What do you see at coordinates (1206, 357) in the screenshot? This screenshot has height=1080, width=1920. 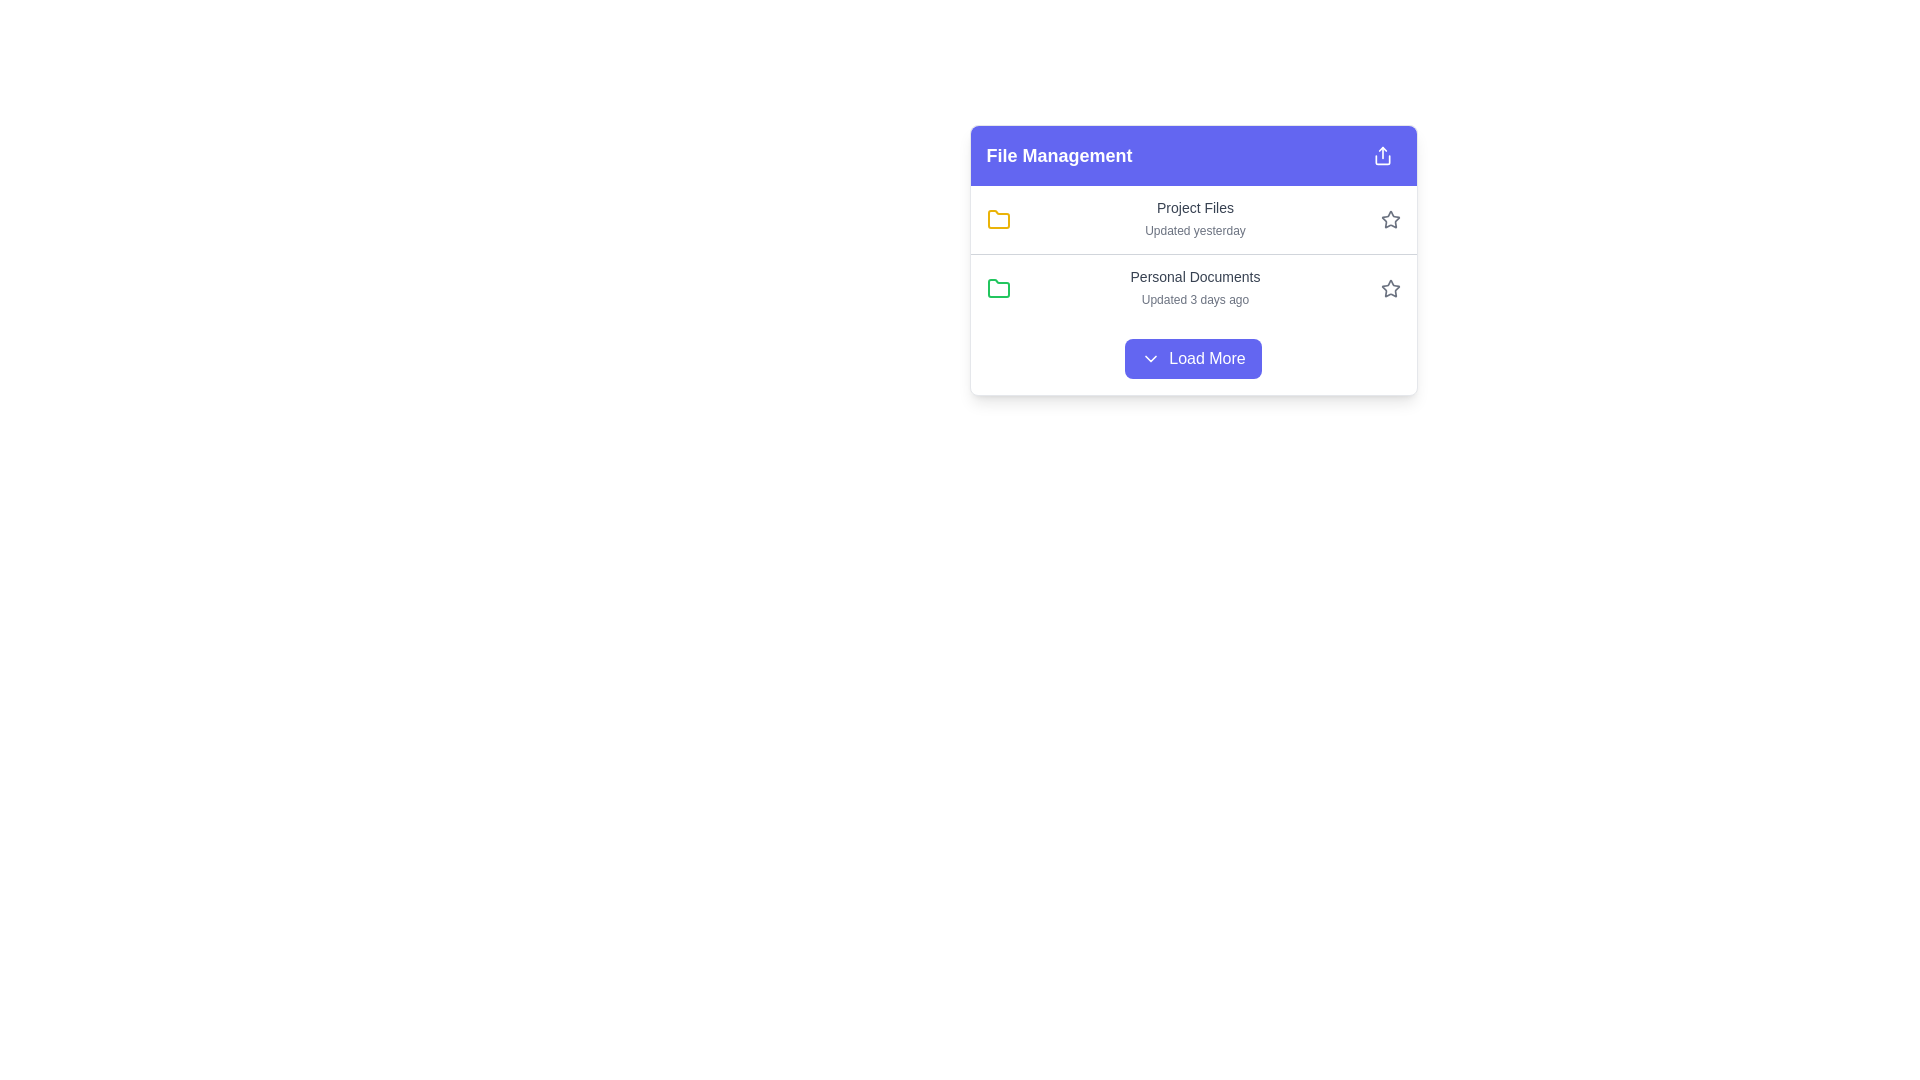 I see `the 'Load More' button, which is styled in white text on a blue background and located at the bottom of the UI component` at bounding box center [1206, 357].